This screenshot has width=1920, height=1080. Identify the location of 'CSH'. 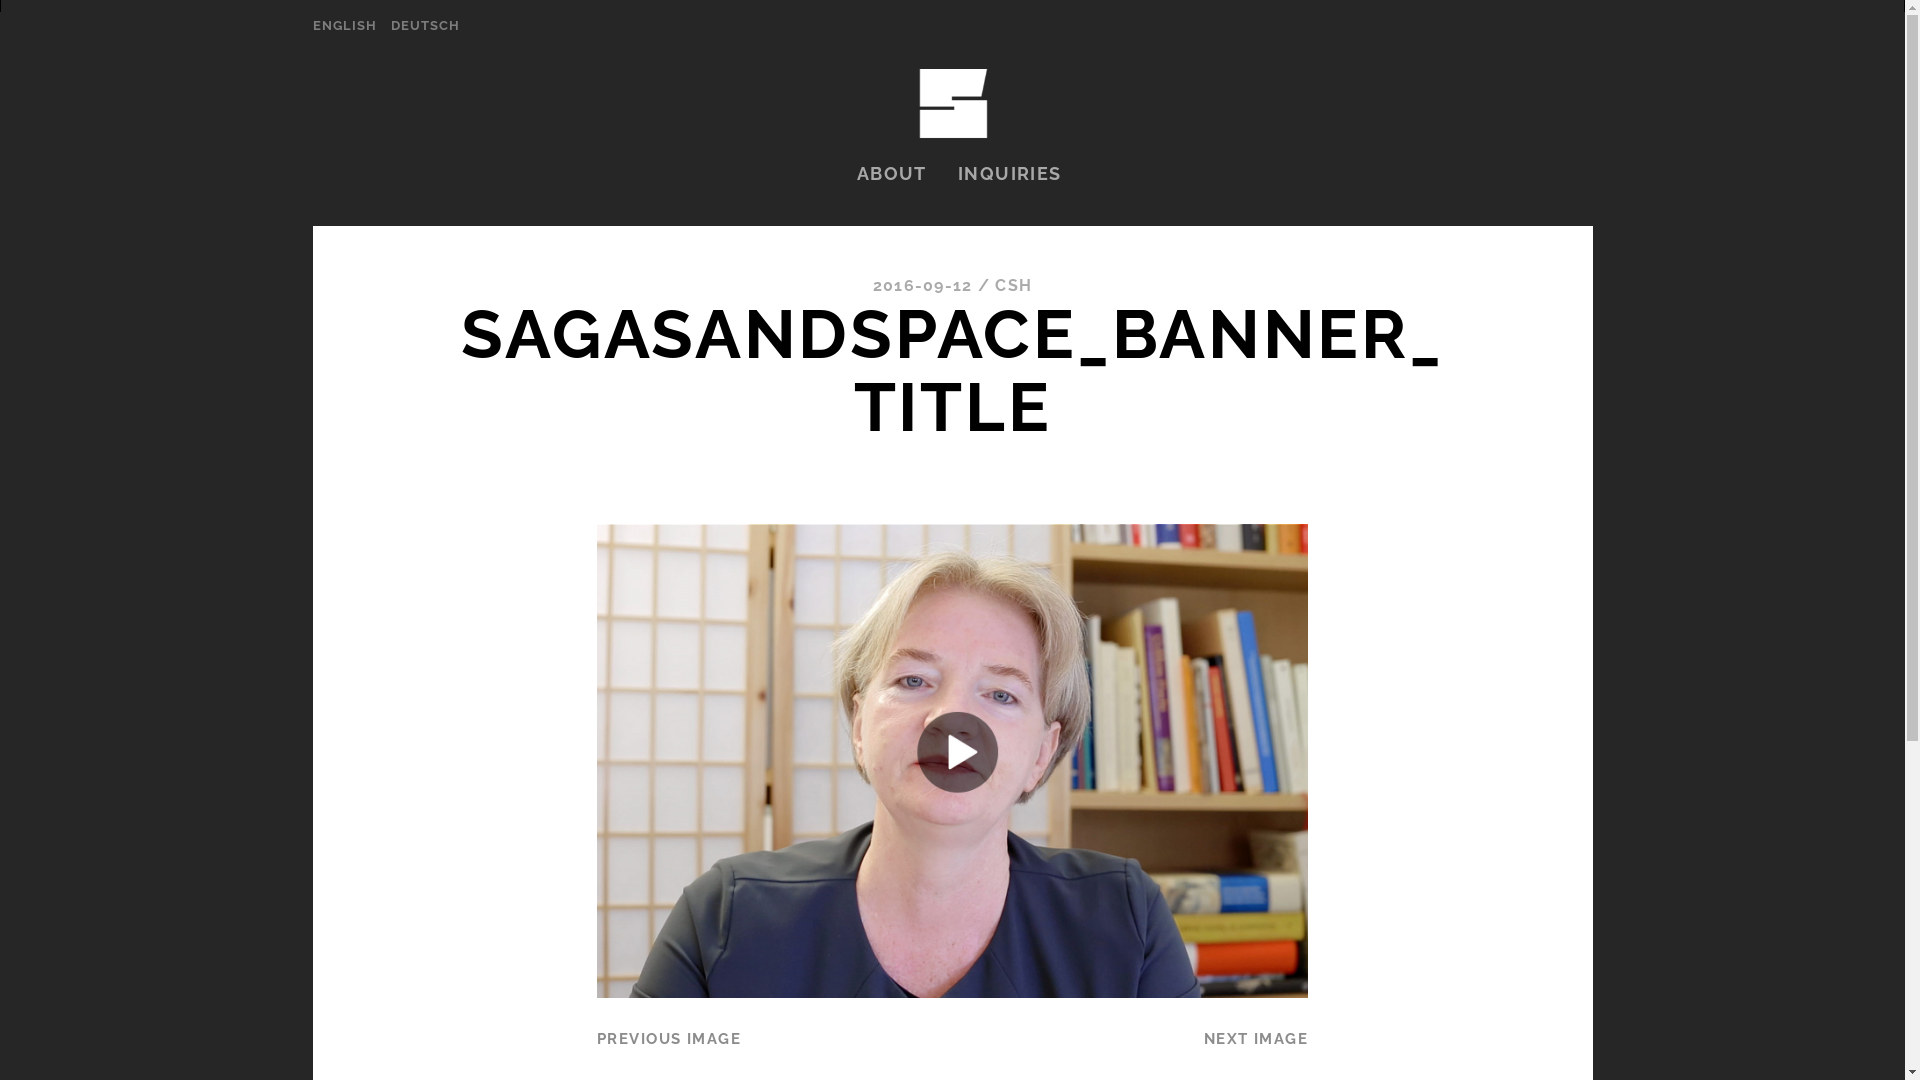
(994, 285).